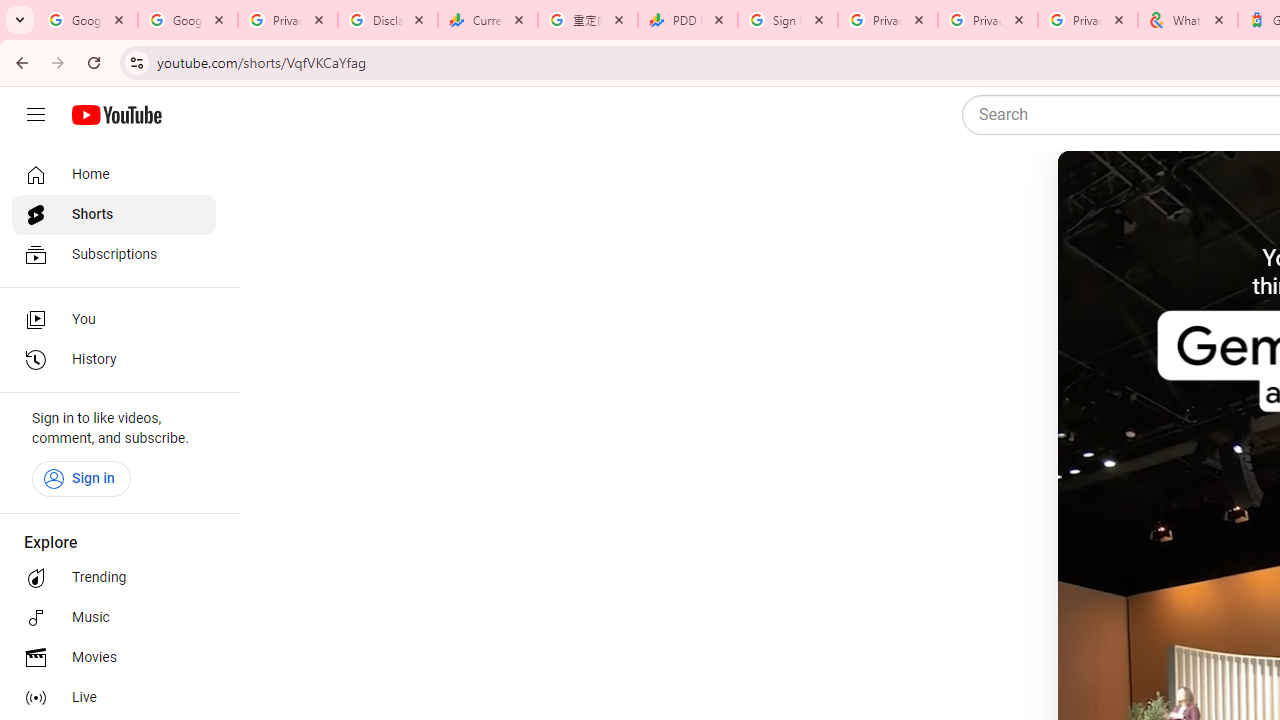 The height and width of the screenshot is (720, 1280). Describe the element at coordinates (112, 578) in the screenshot. I see `'Trending'` at that location.